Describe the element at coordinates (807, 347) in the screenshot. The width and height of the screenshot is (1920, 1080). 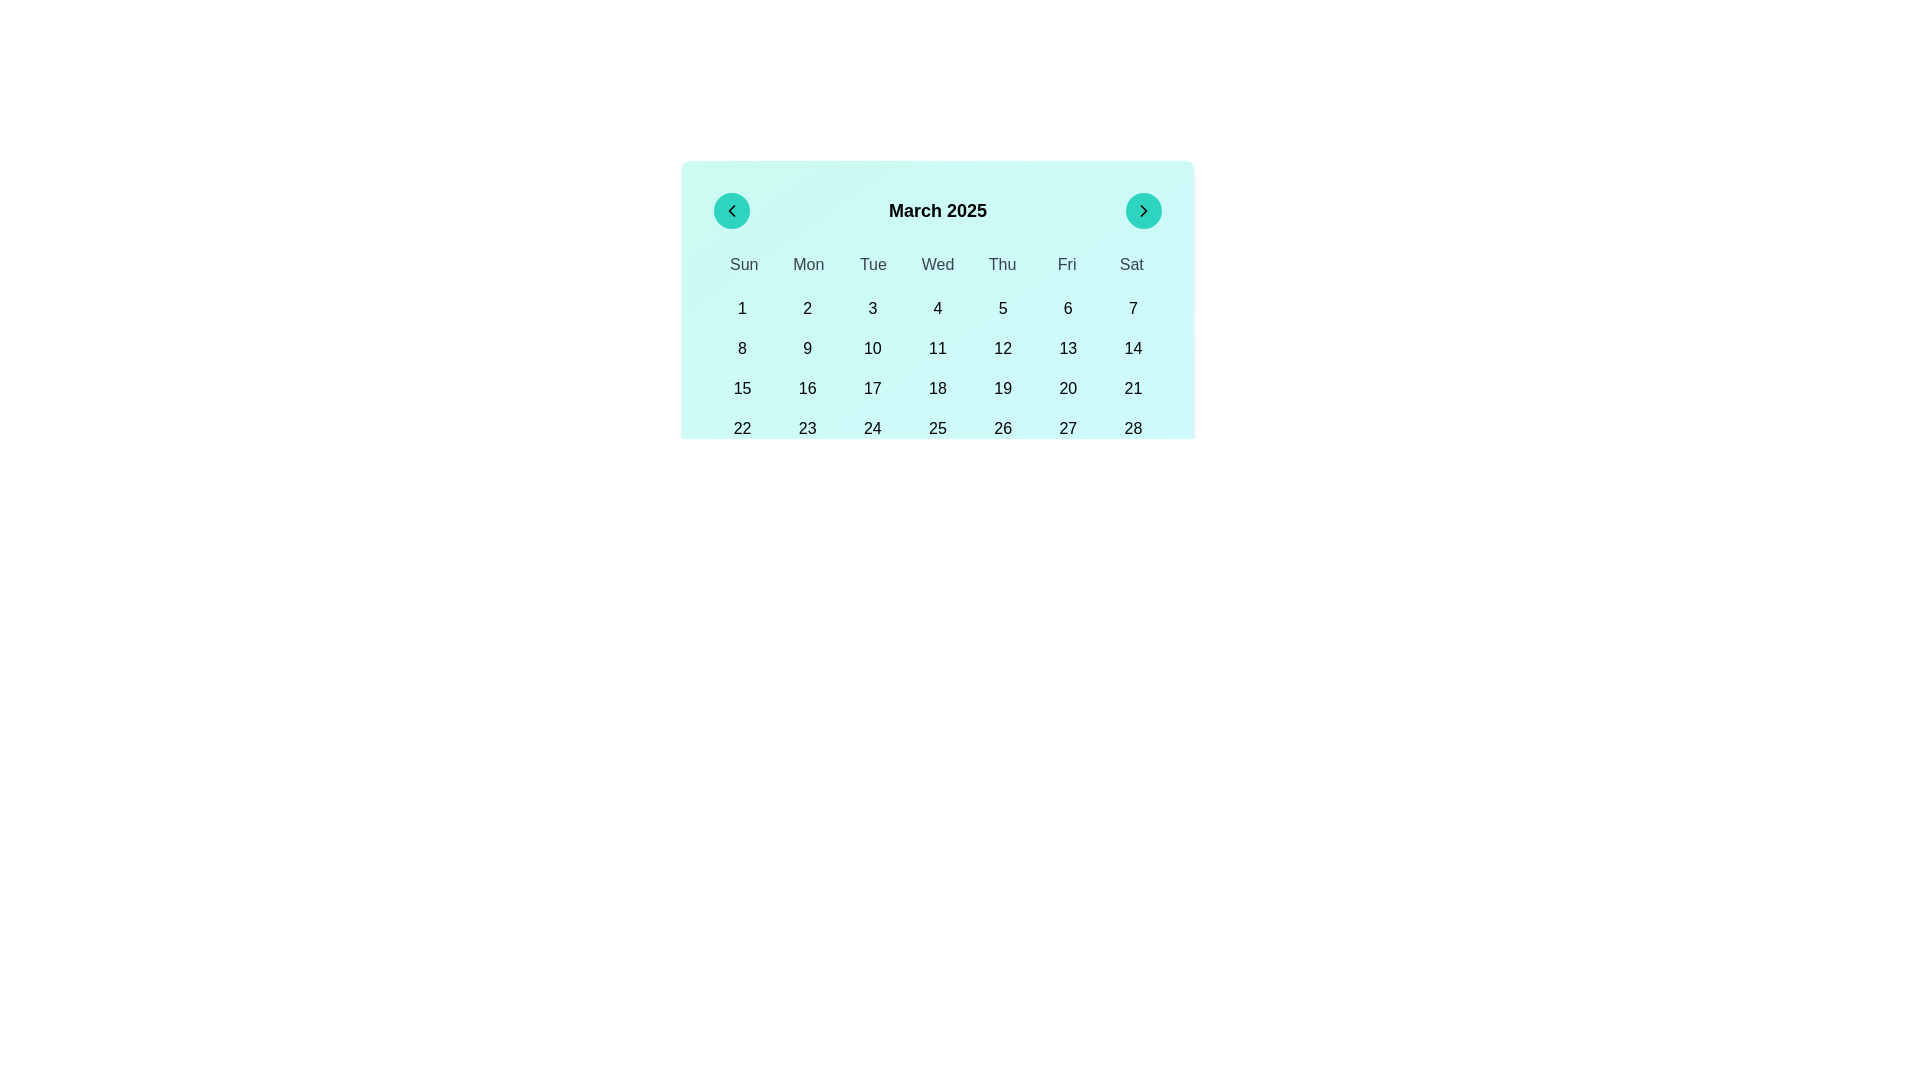
I see `the circular Interactive calendar day button displaying '9', located` at that location.